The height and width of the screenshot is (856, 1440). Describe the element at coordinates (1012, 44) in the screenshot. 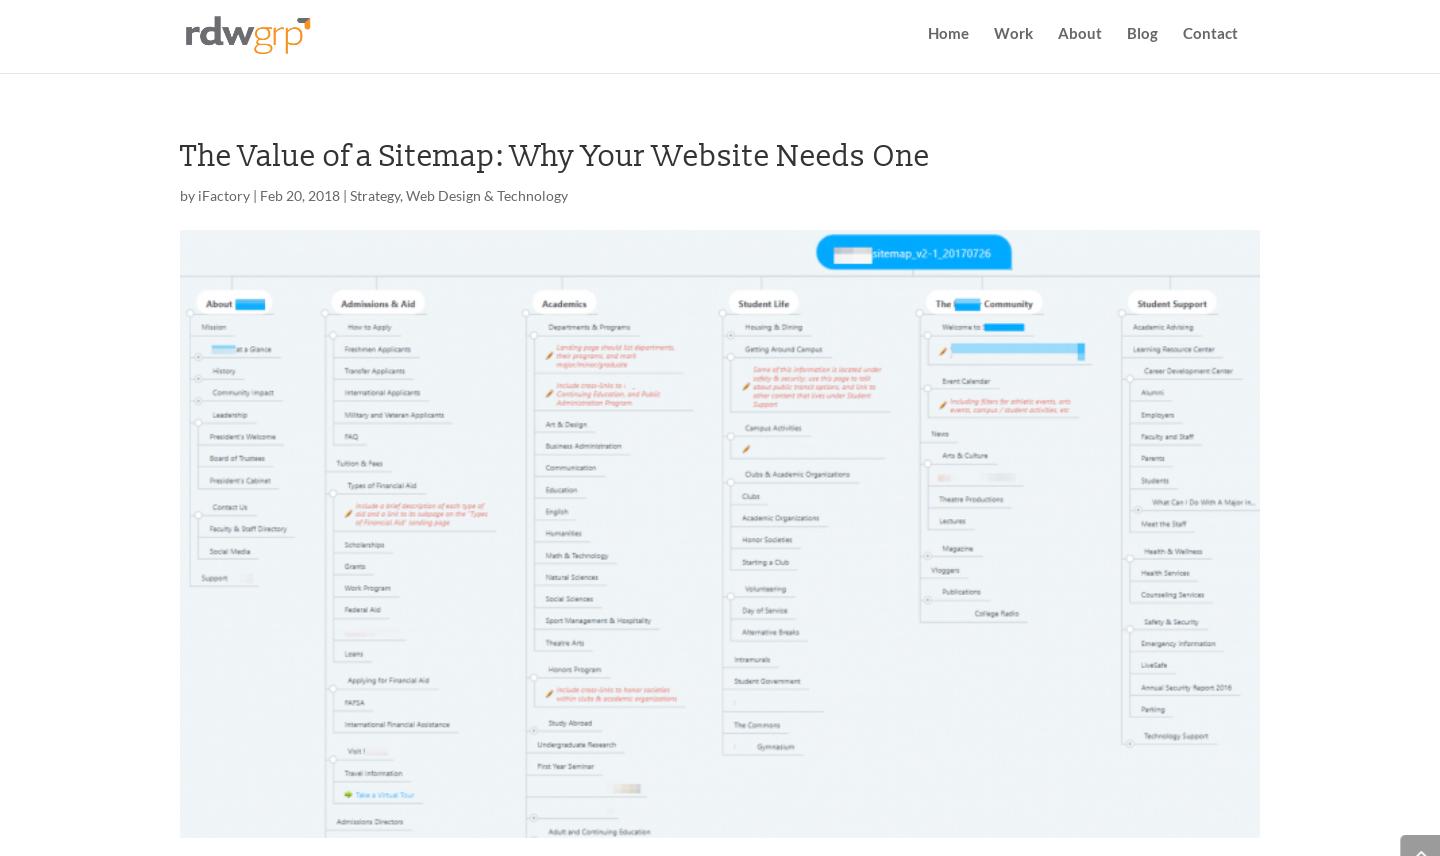

I see `'Work'` at that location.